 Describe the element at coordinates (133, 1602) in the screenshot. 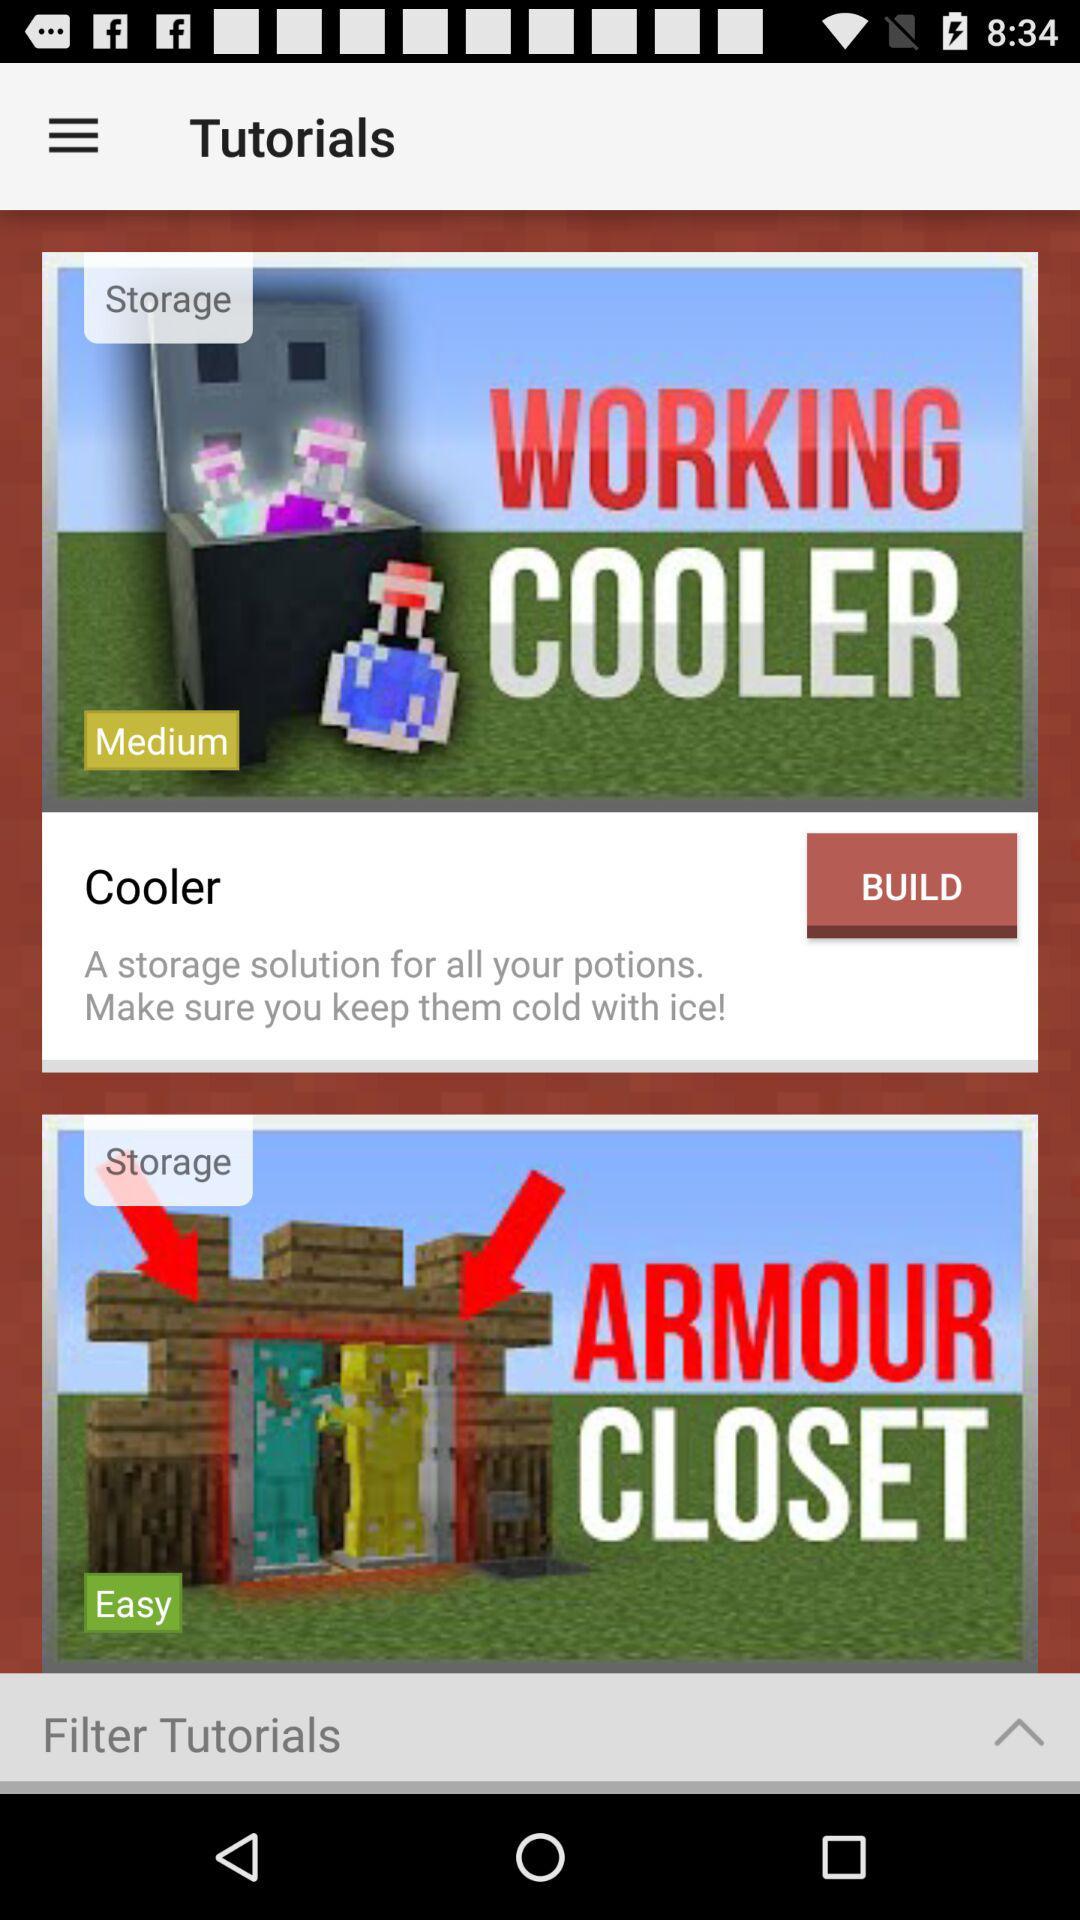

I see `the item above filter tutorials item` at that location.